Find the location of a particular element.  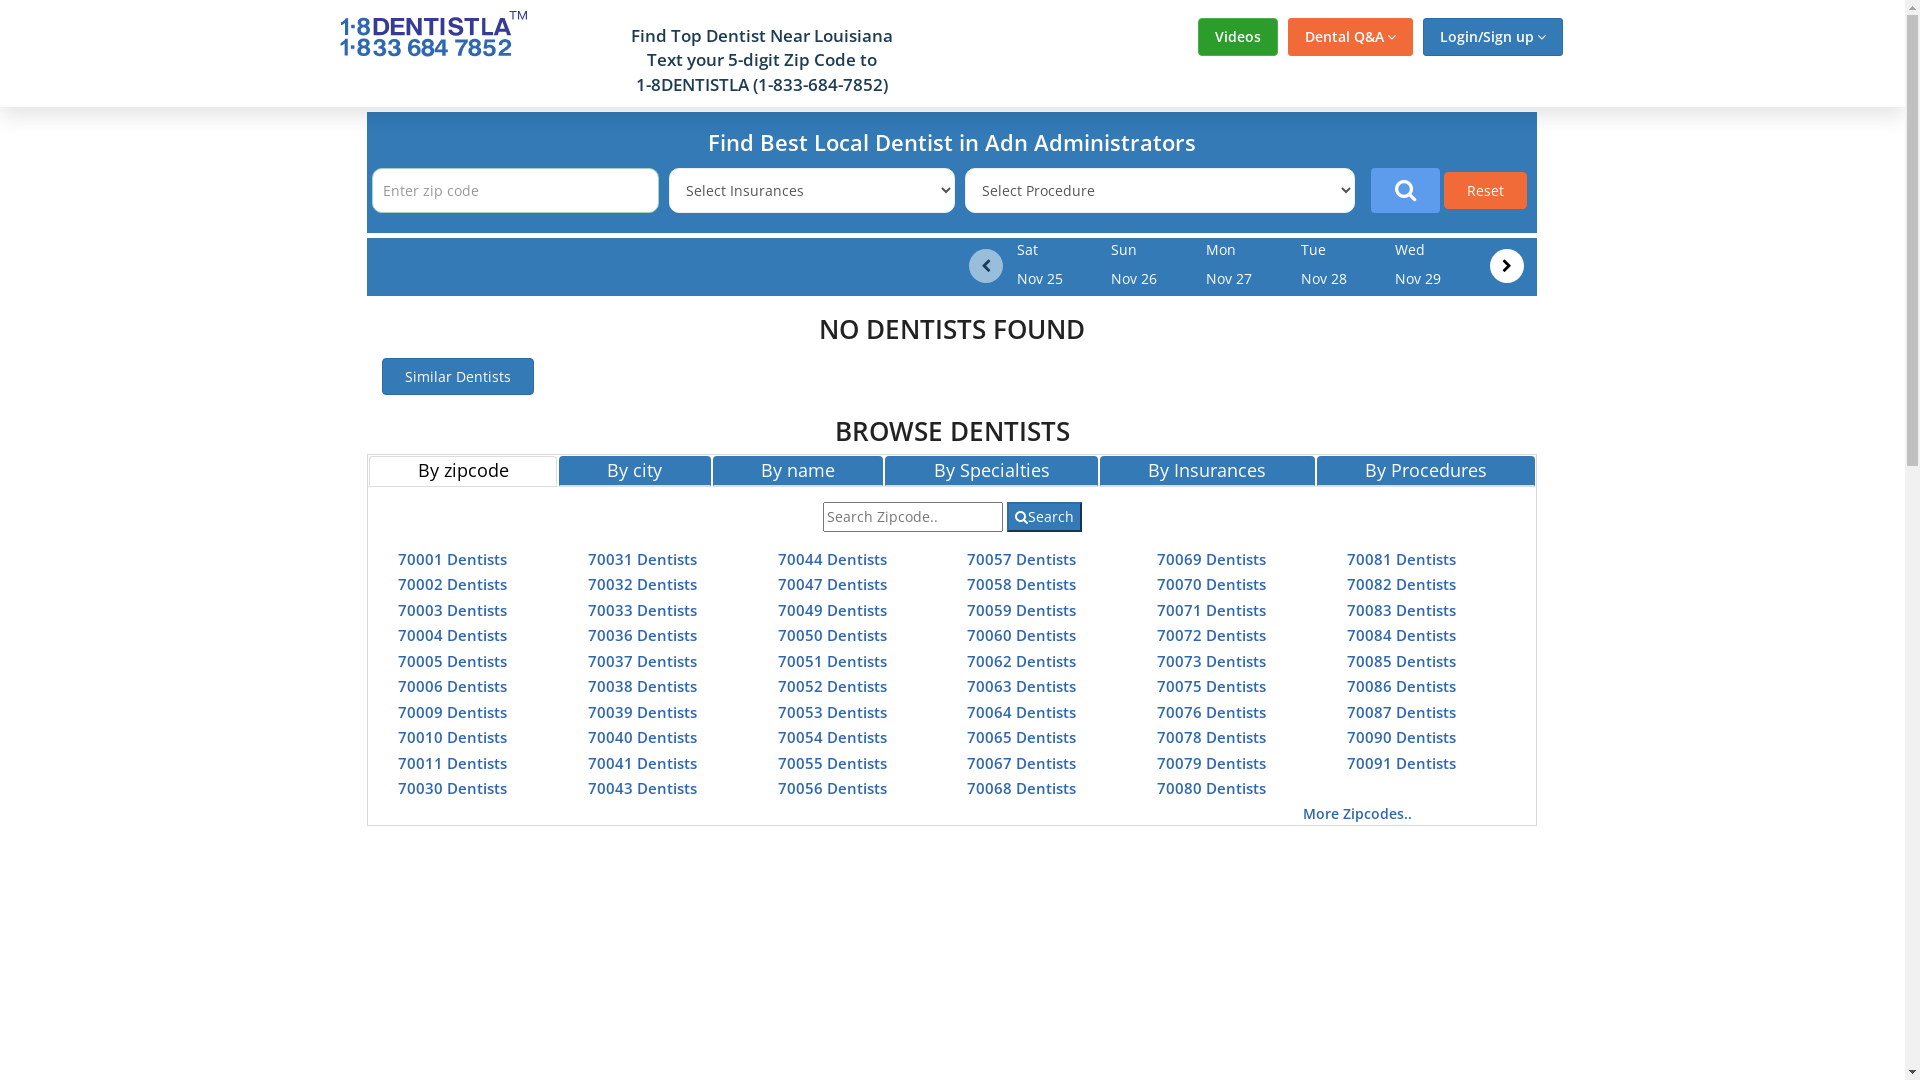

'70073 Dentists' is located at coordinates (1210, 659).